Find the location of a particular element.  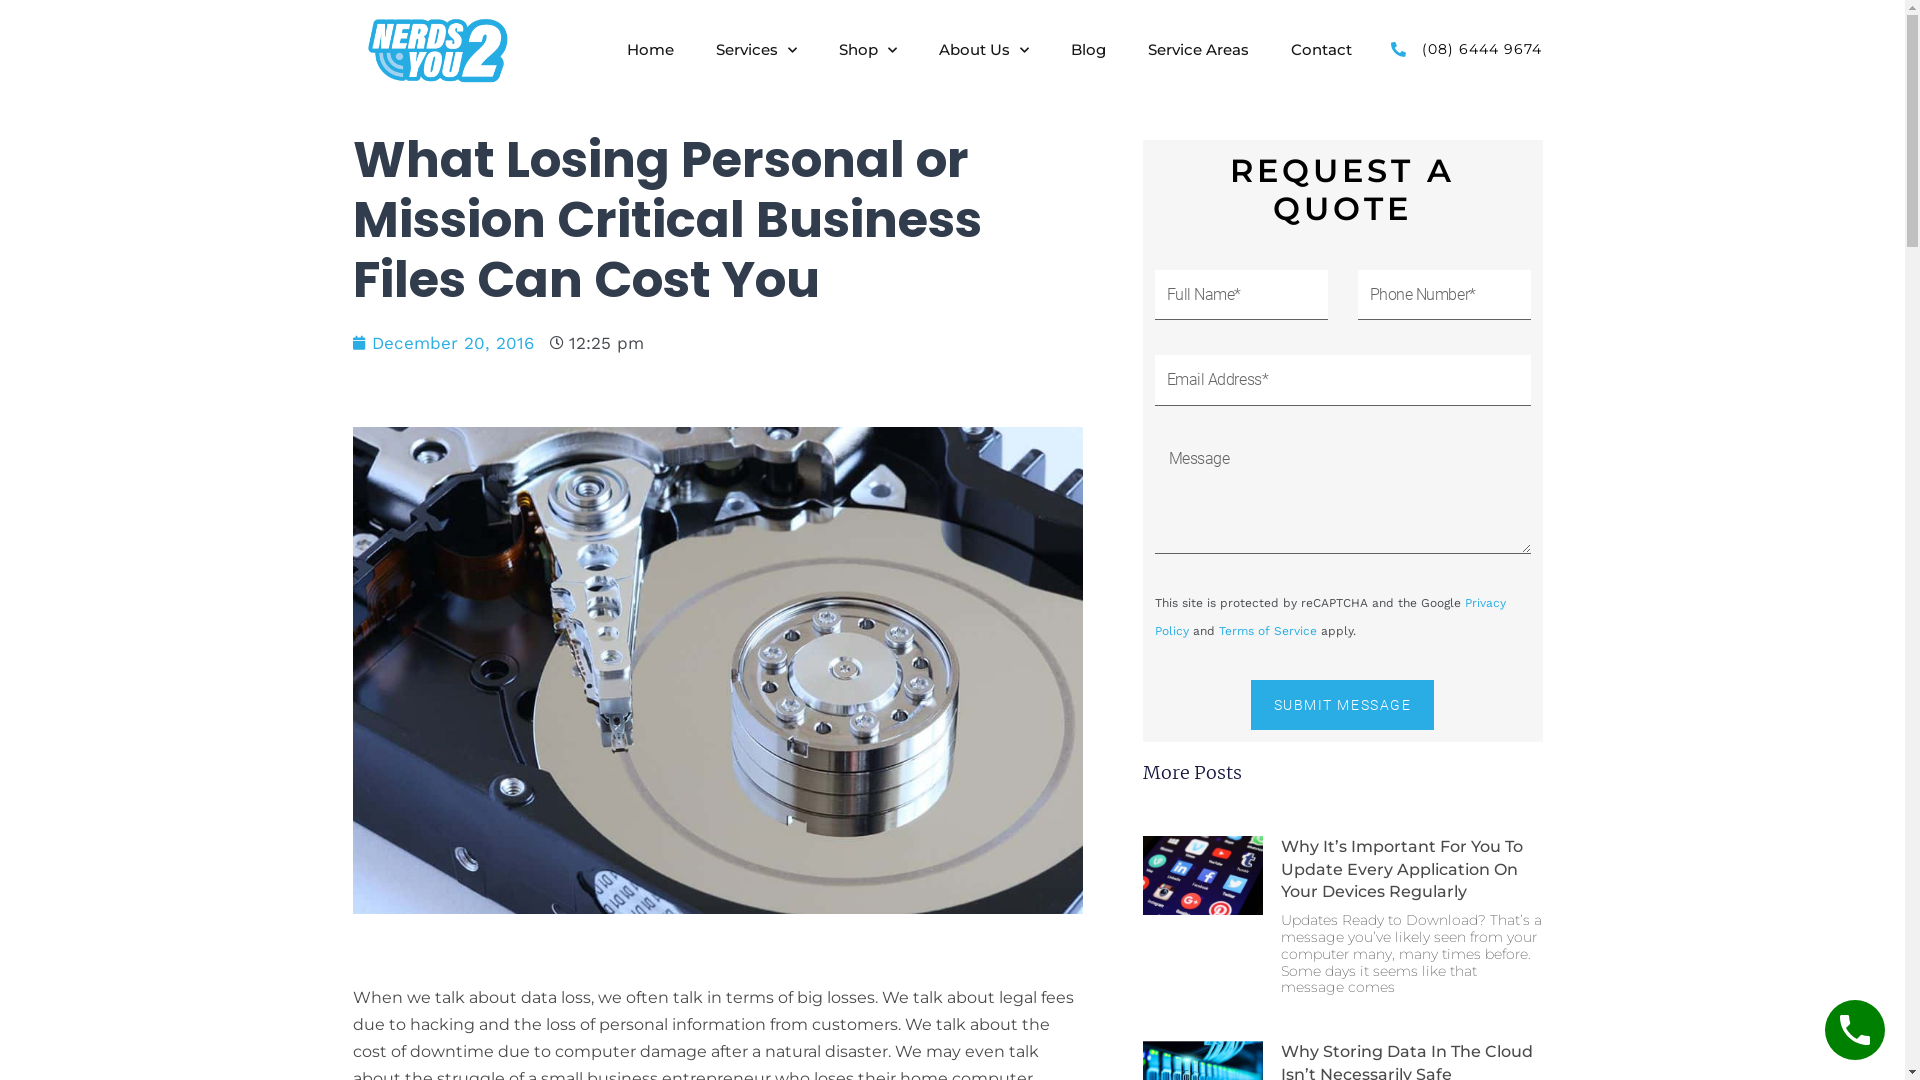

'Terms of Service' is located at coordinates (1266, 631).